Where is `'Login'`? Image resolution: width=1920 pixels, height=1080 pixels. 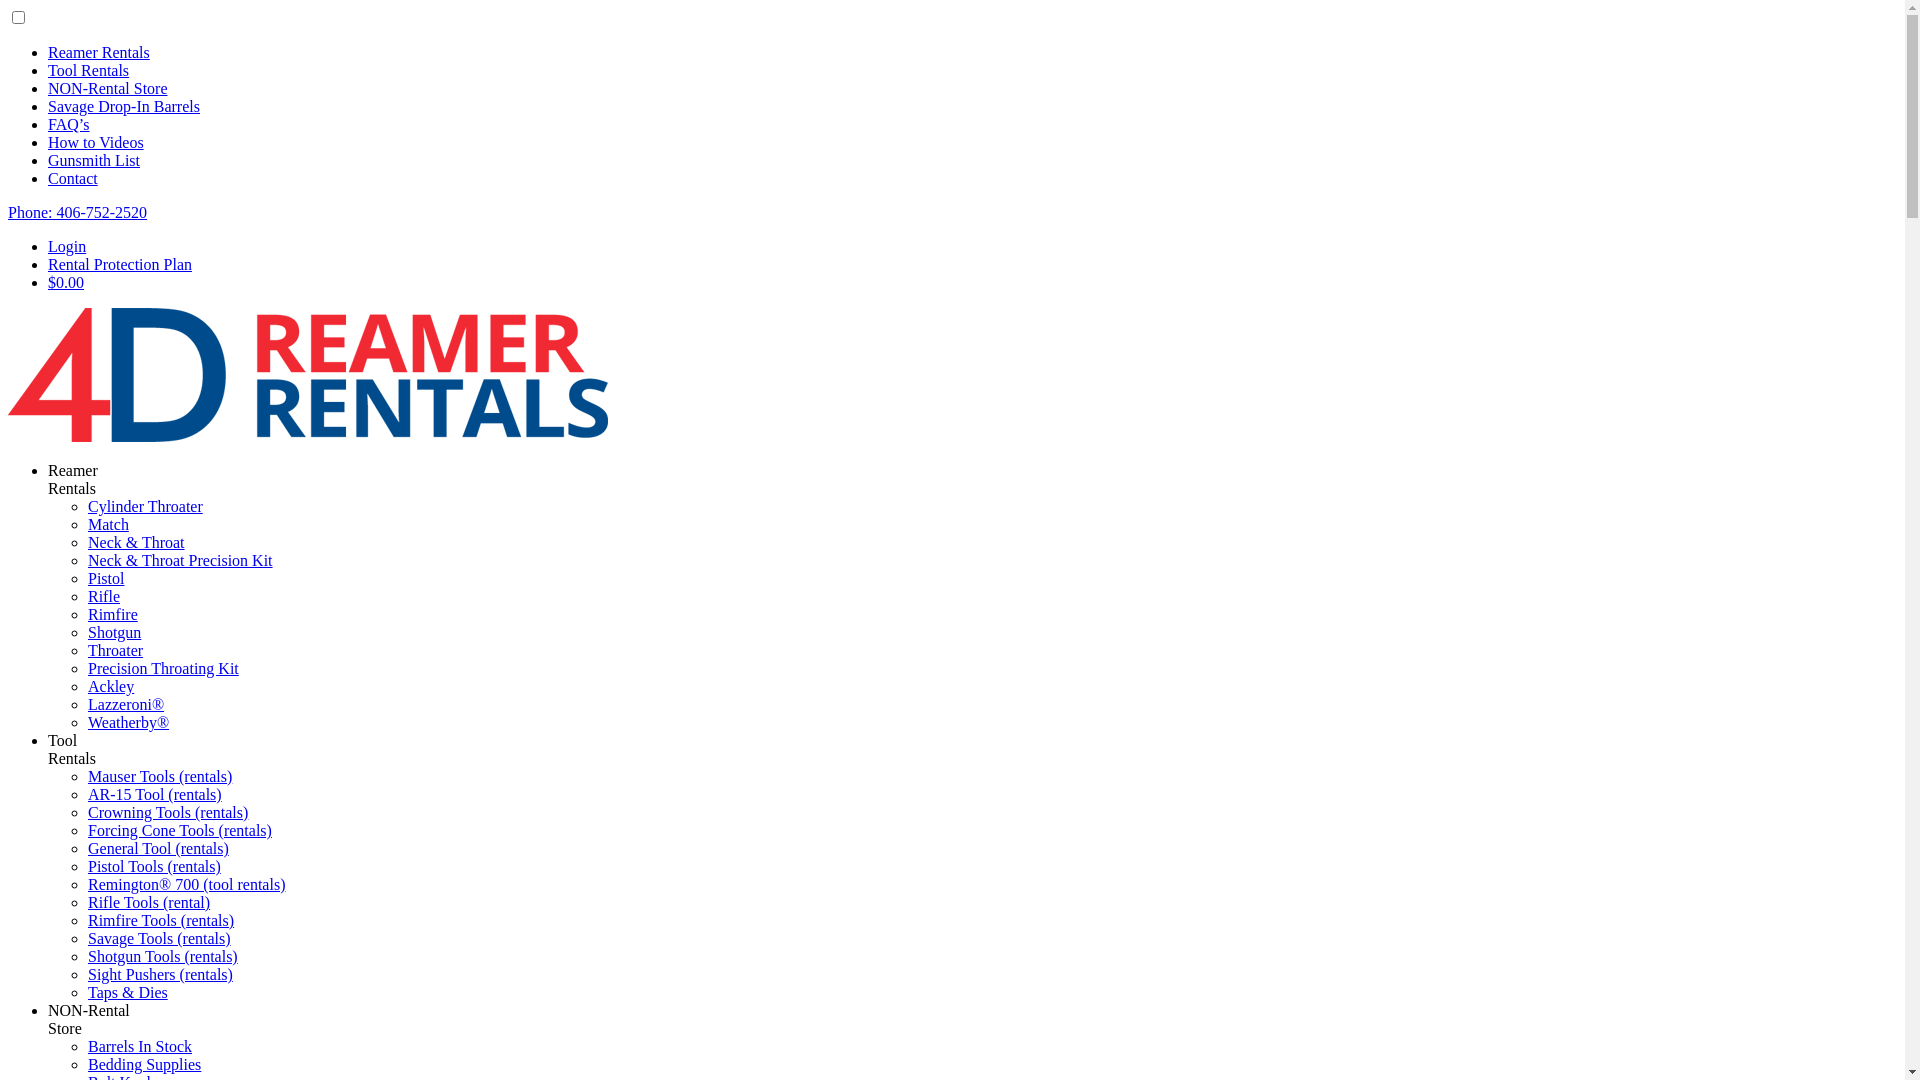 'Login' is located at coordinates (48, 245).